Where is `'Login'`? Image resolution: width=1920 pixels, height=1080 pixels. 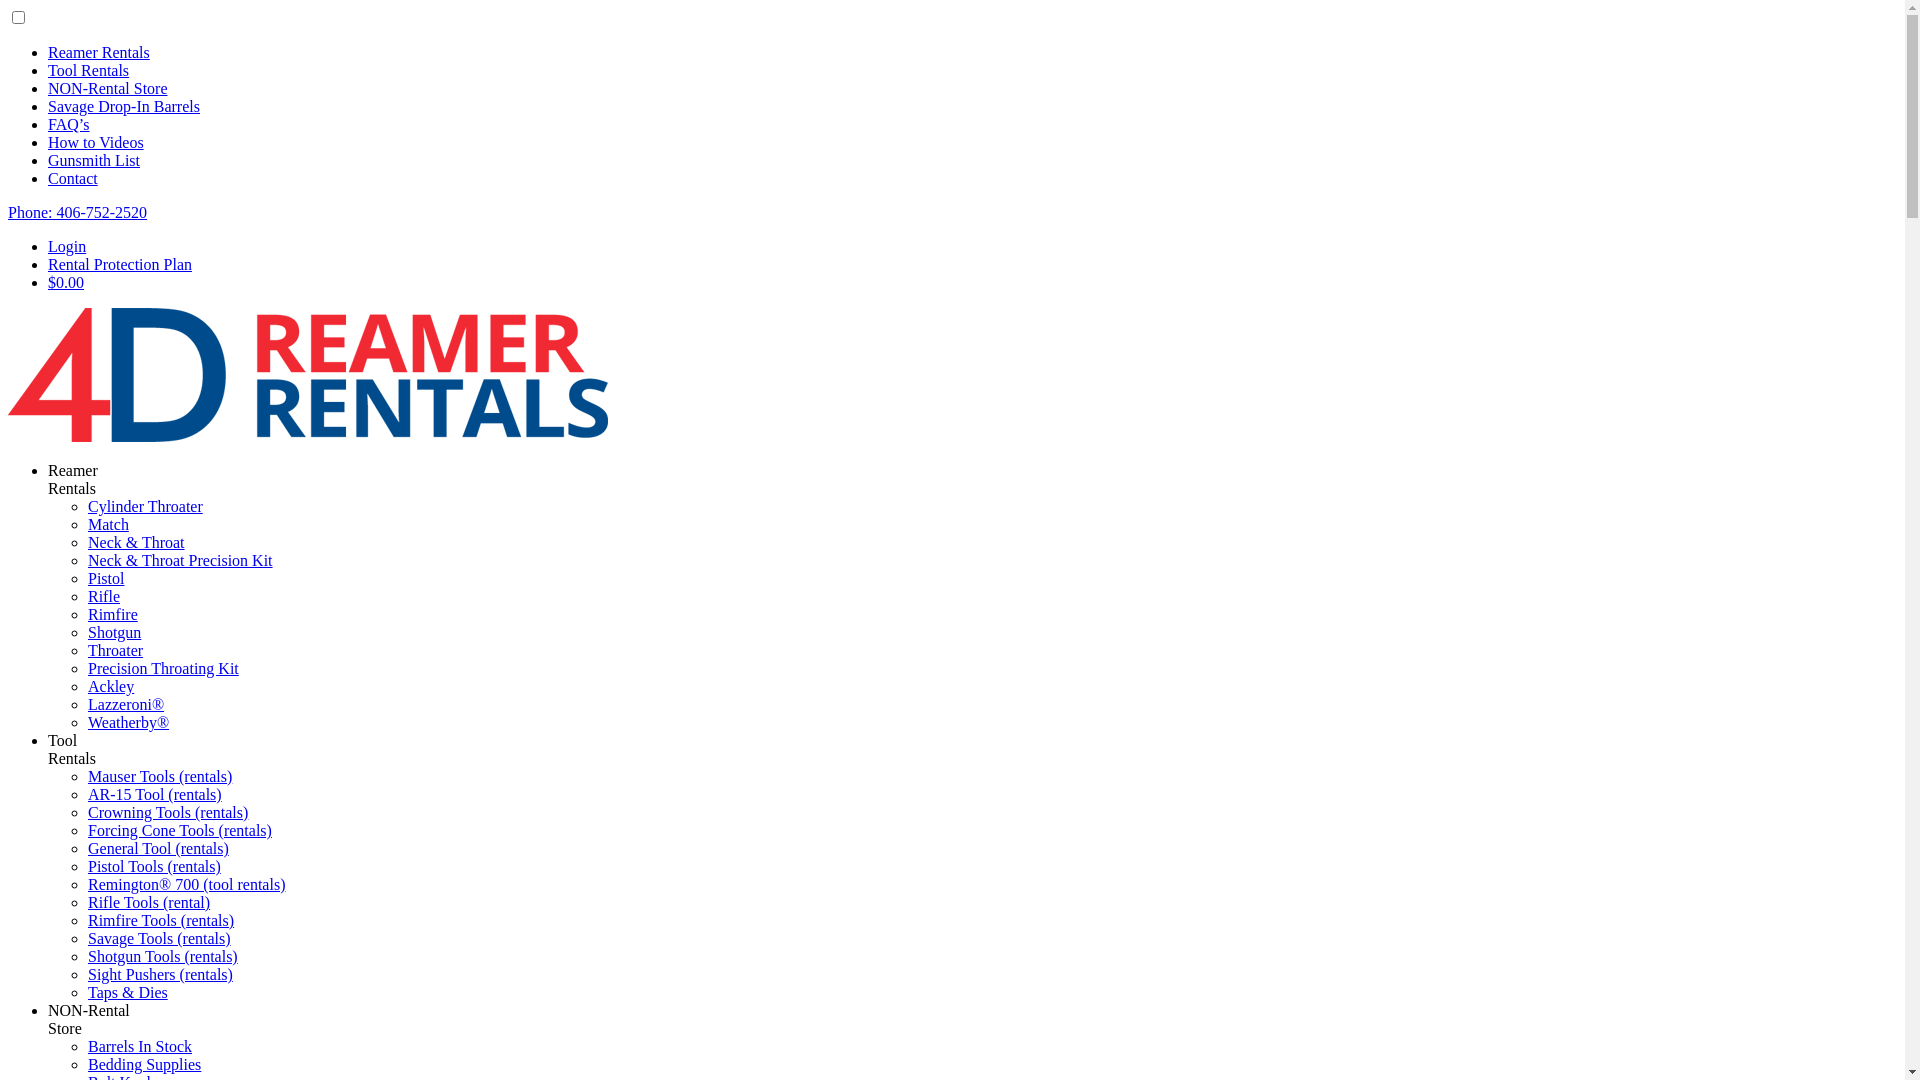 'Login' is located at coordinates (48, 245).